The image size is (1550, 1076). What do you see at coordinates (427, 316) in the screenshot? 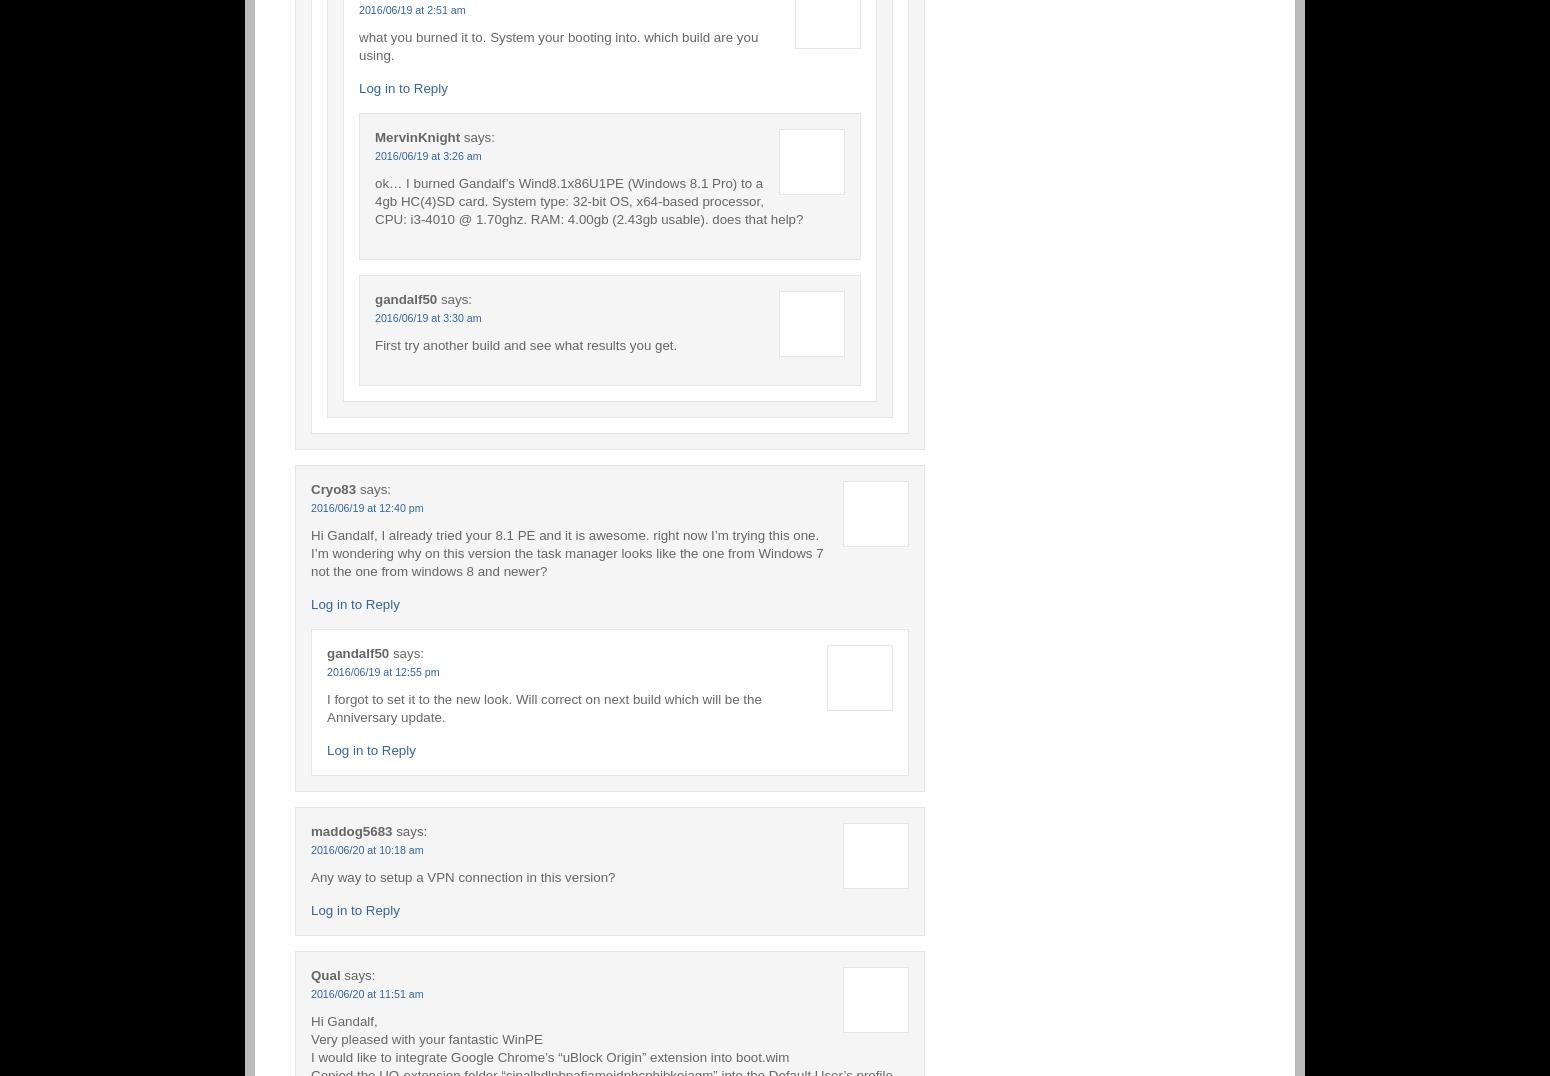
I see `'2016/06/19 at 3:30 am'` at bounding box center [427, 316].